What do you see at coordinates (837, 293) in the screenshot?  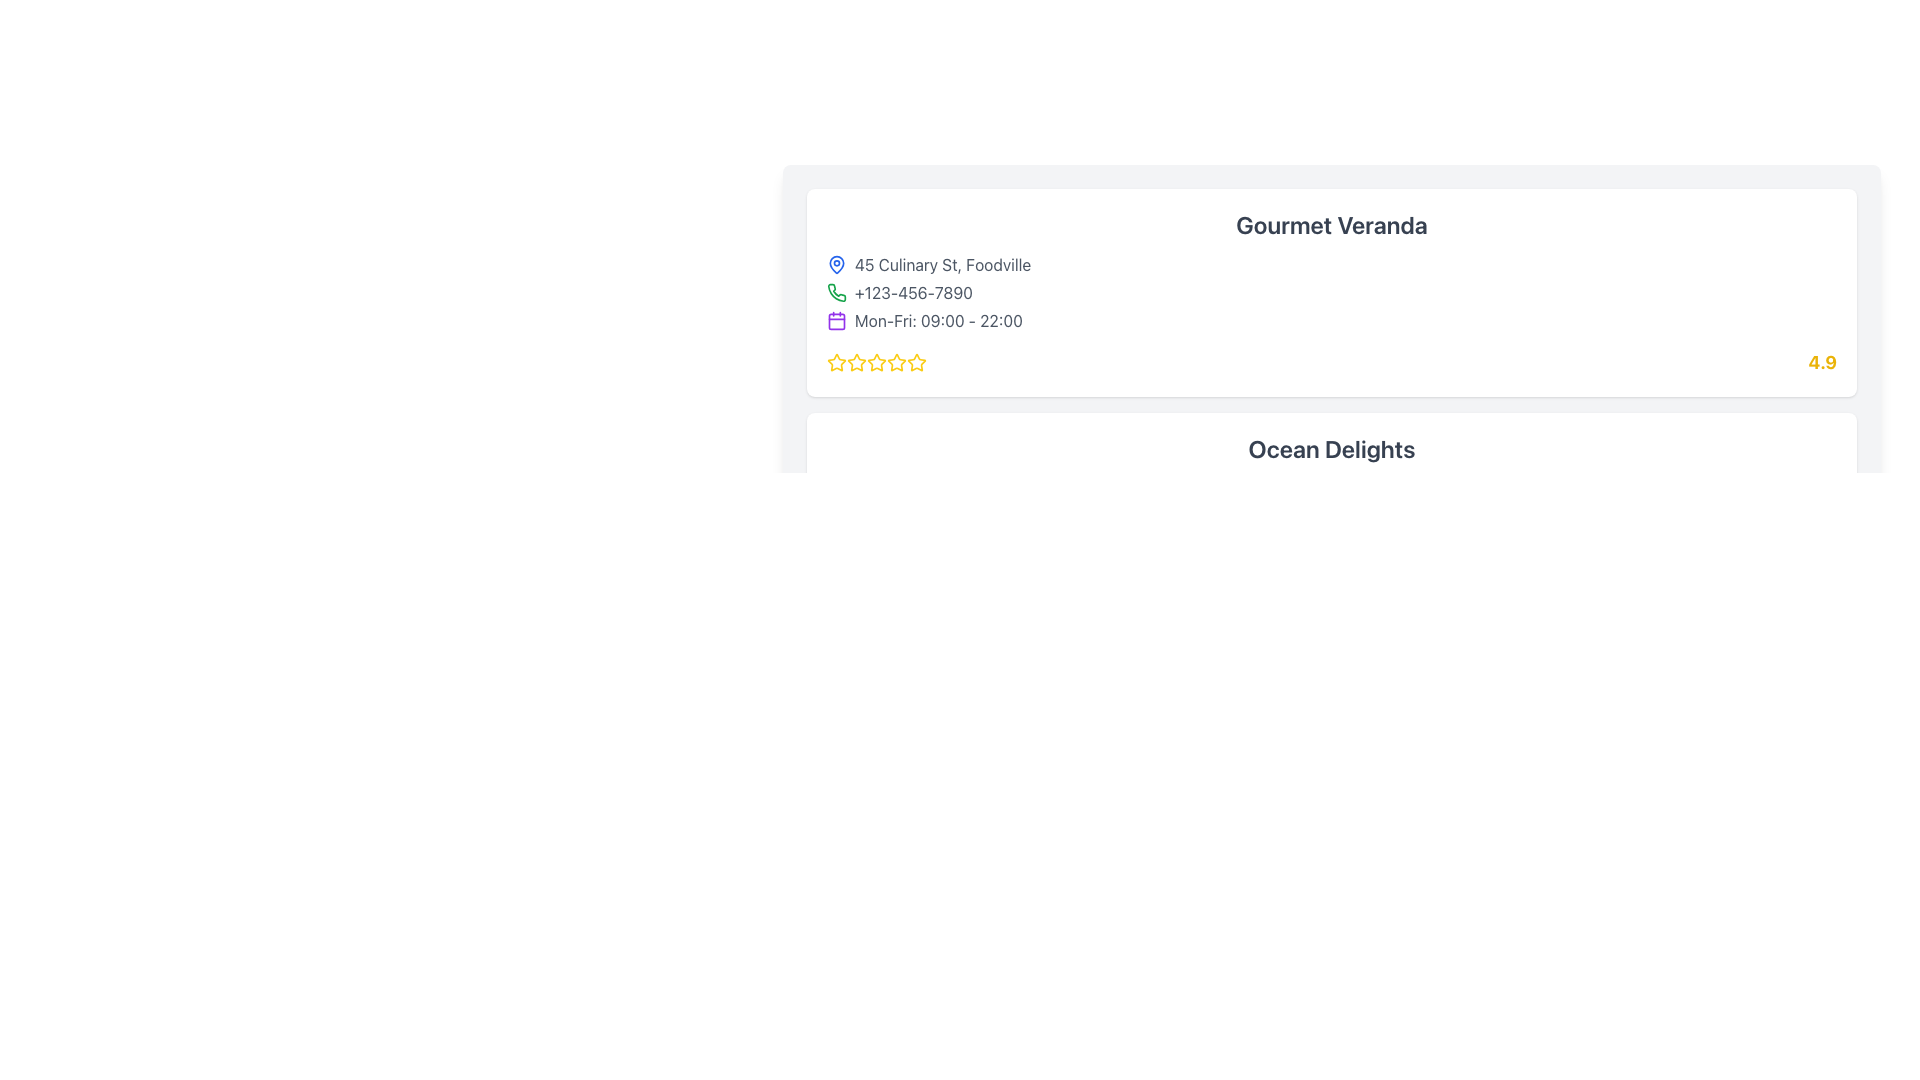 I see `the phone icon next to the phone number '+123-456-7890', which indicates the contact method visually` at bounding box center [837, 293].